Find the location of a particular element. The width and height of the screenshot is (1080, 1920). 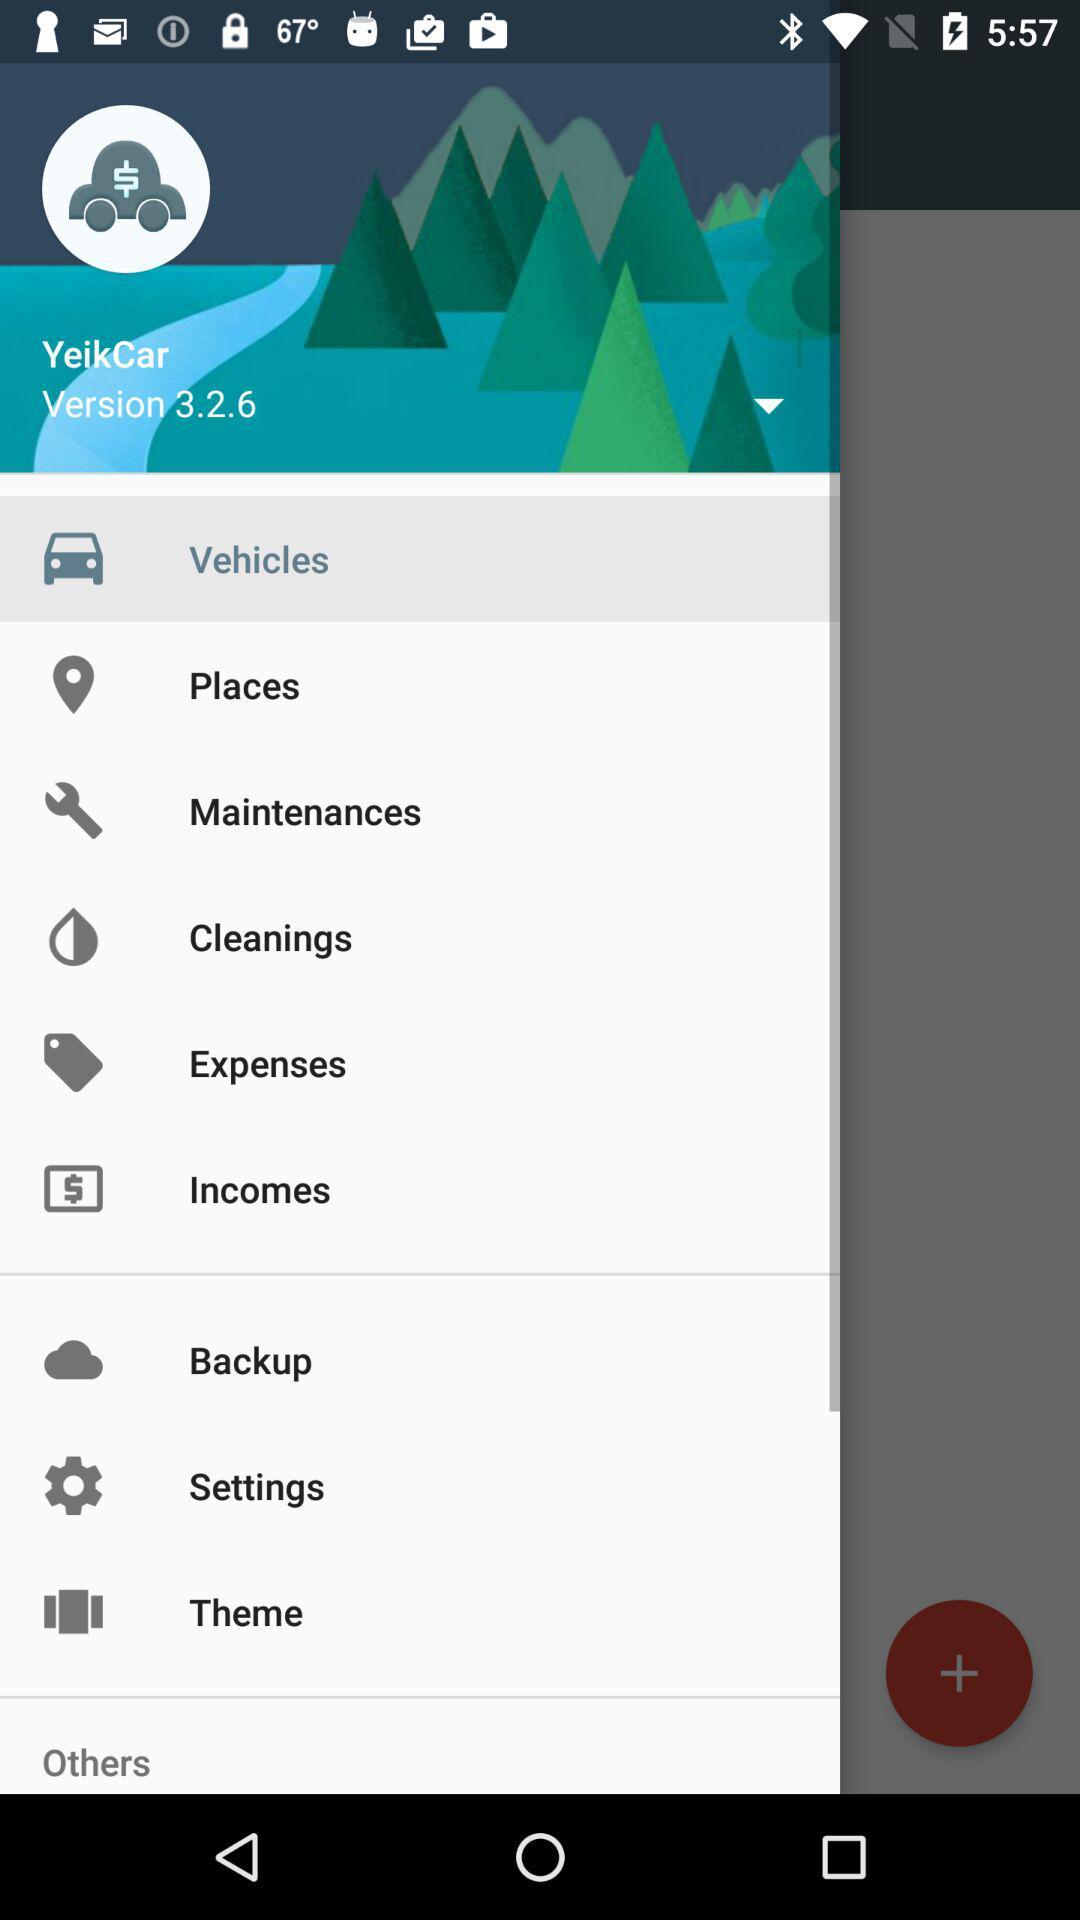

the add icon is located at coordinates (958, 1673).